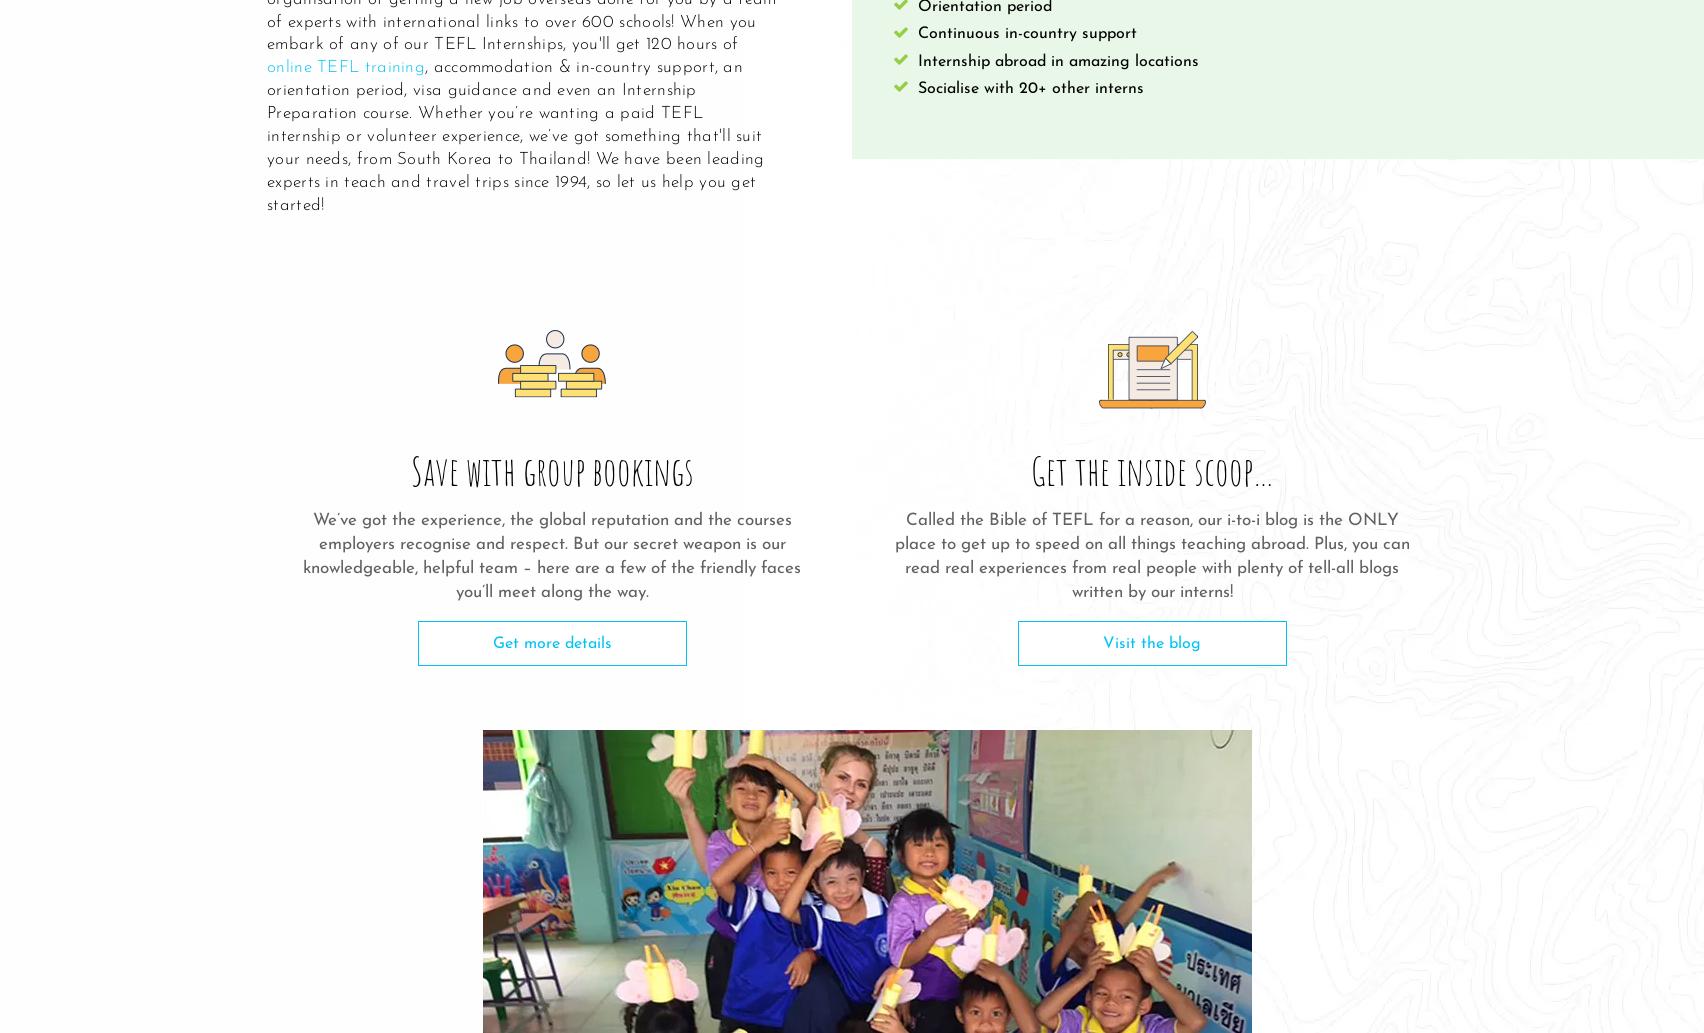  Describe the element at coordinates (491, 642) in the screenshot. I see `'Get more details'` at that location.